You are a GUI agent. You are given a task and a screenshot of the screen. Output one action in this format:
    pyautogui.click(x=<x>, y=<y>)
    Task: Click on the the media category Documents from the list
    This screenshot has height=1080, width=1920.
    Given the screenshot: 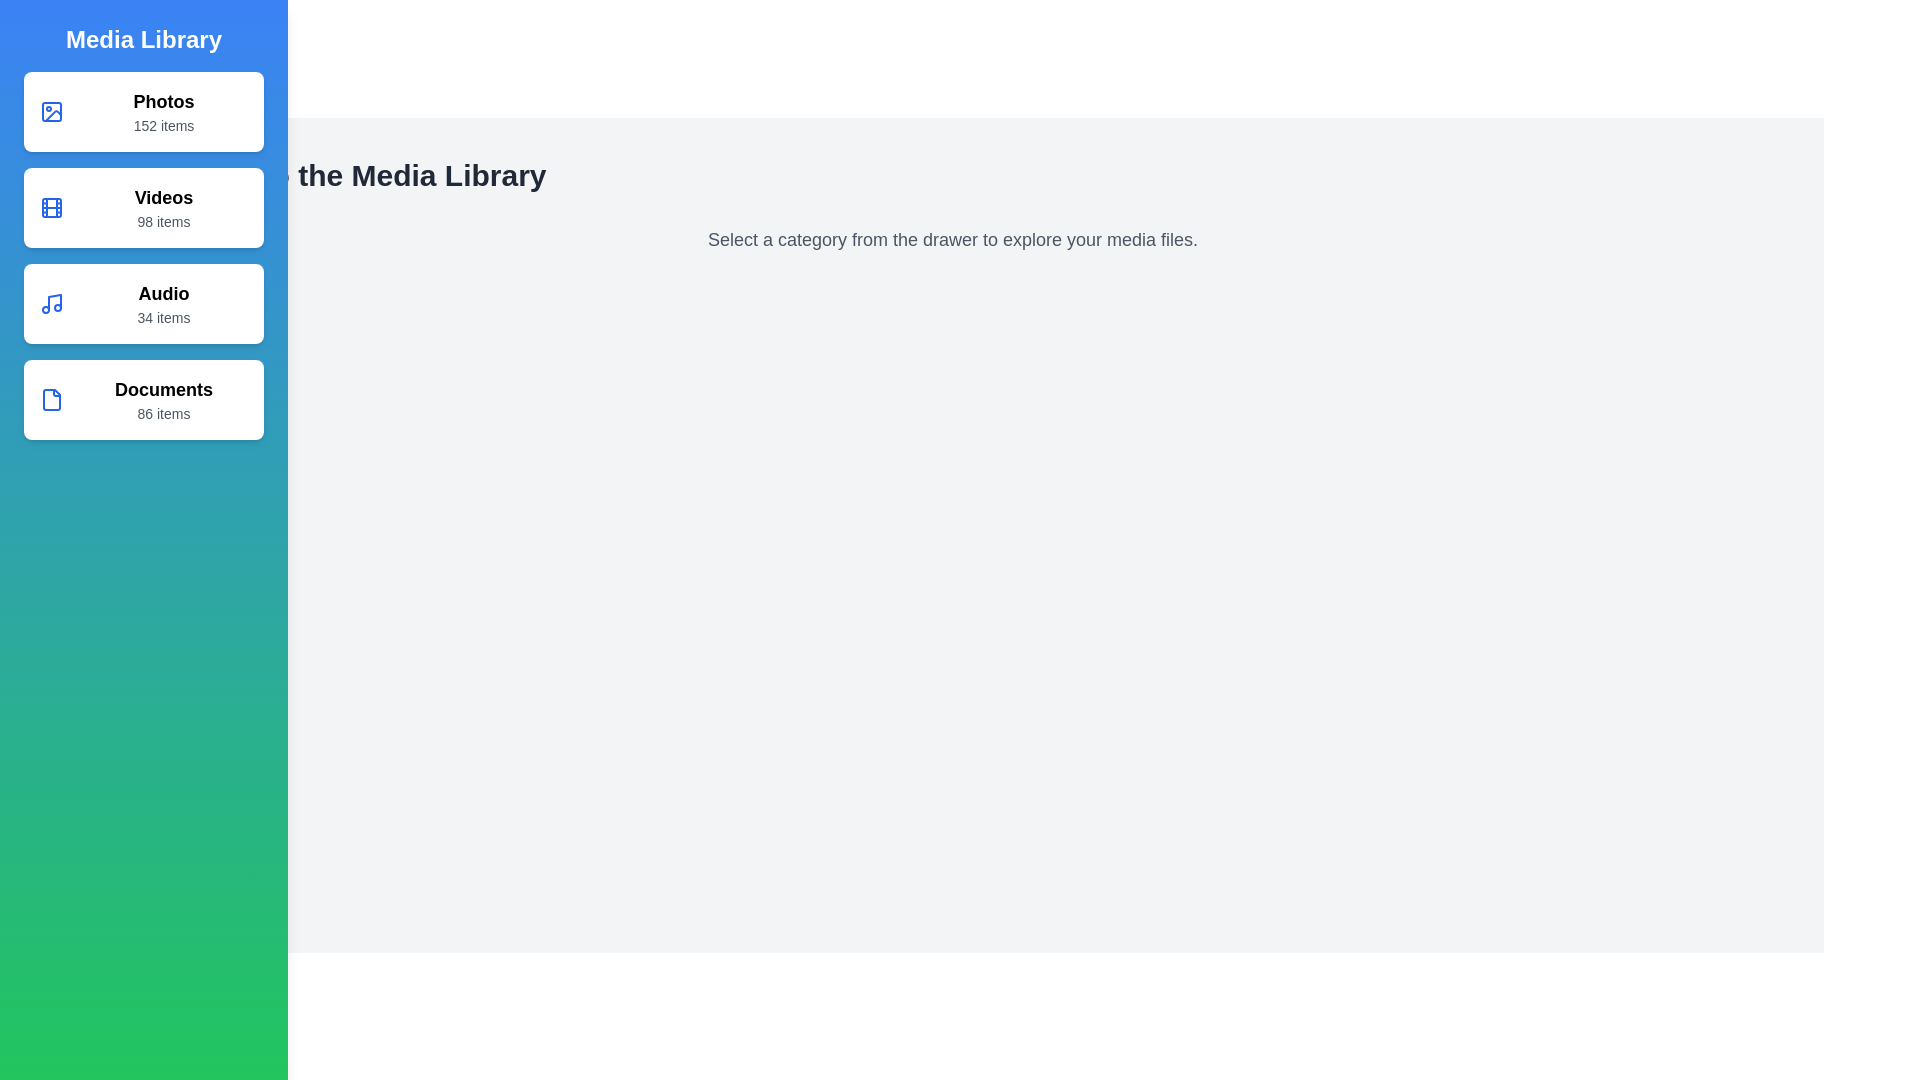 What is the action you would take?
    pyautogui.click(x=143, y=400)
    